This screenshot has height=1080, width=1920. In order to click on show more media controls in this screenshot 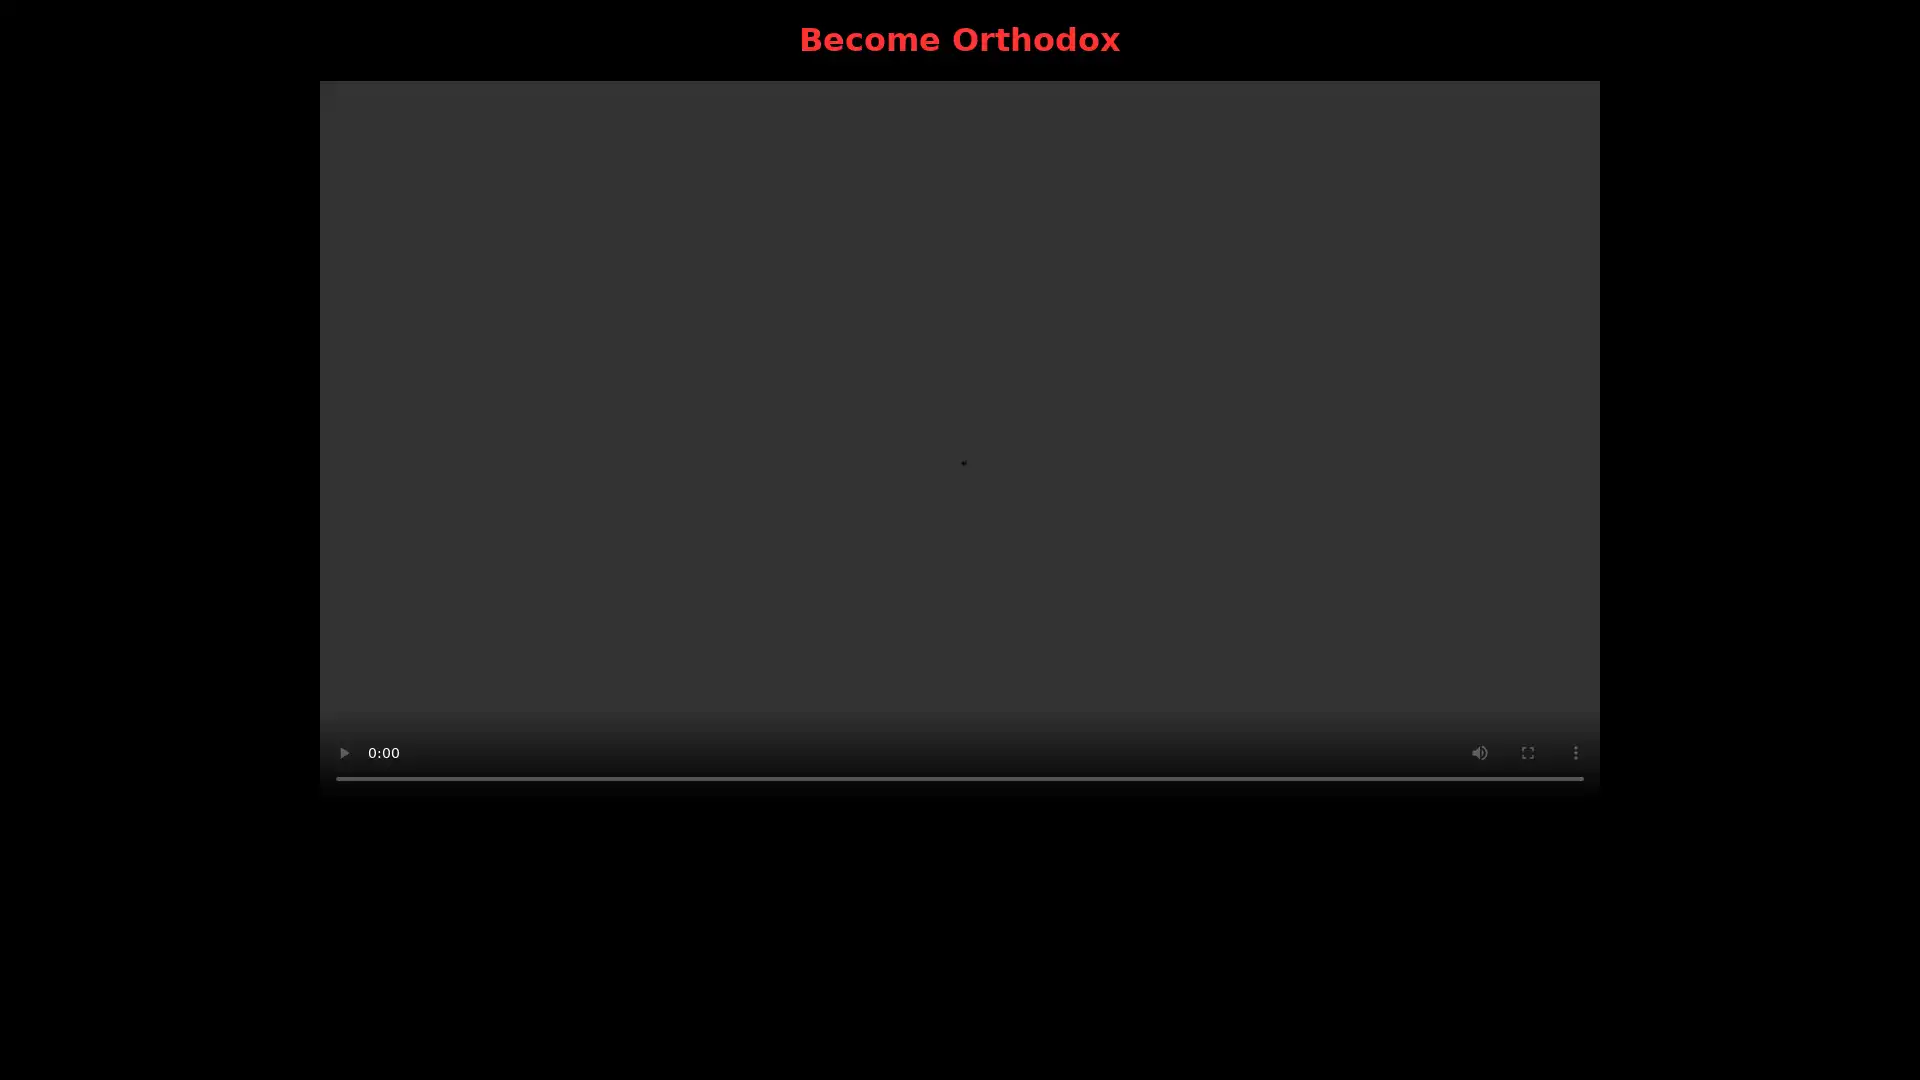, I will do `click(1574, 752)`.